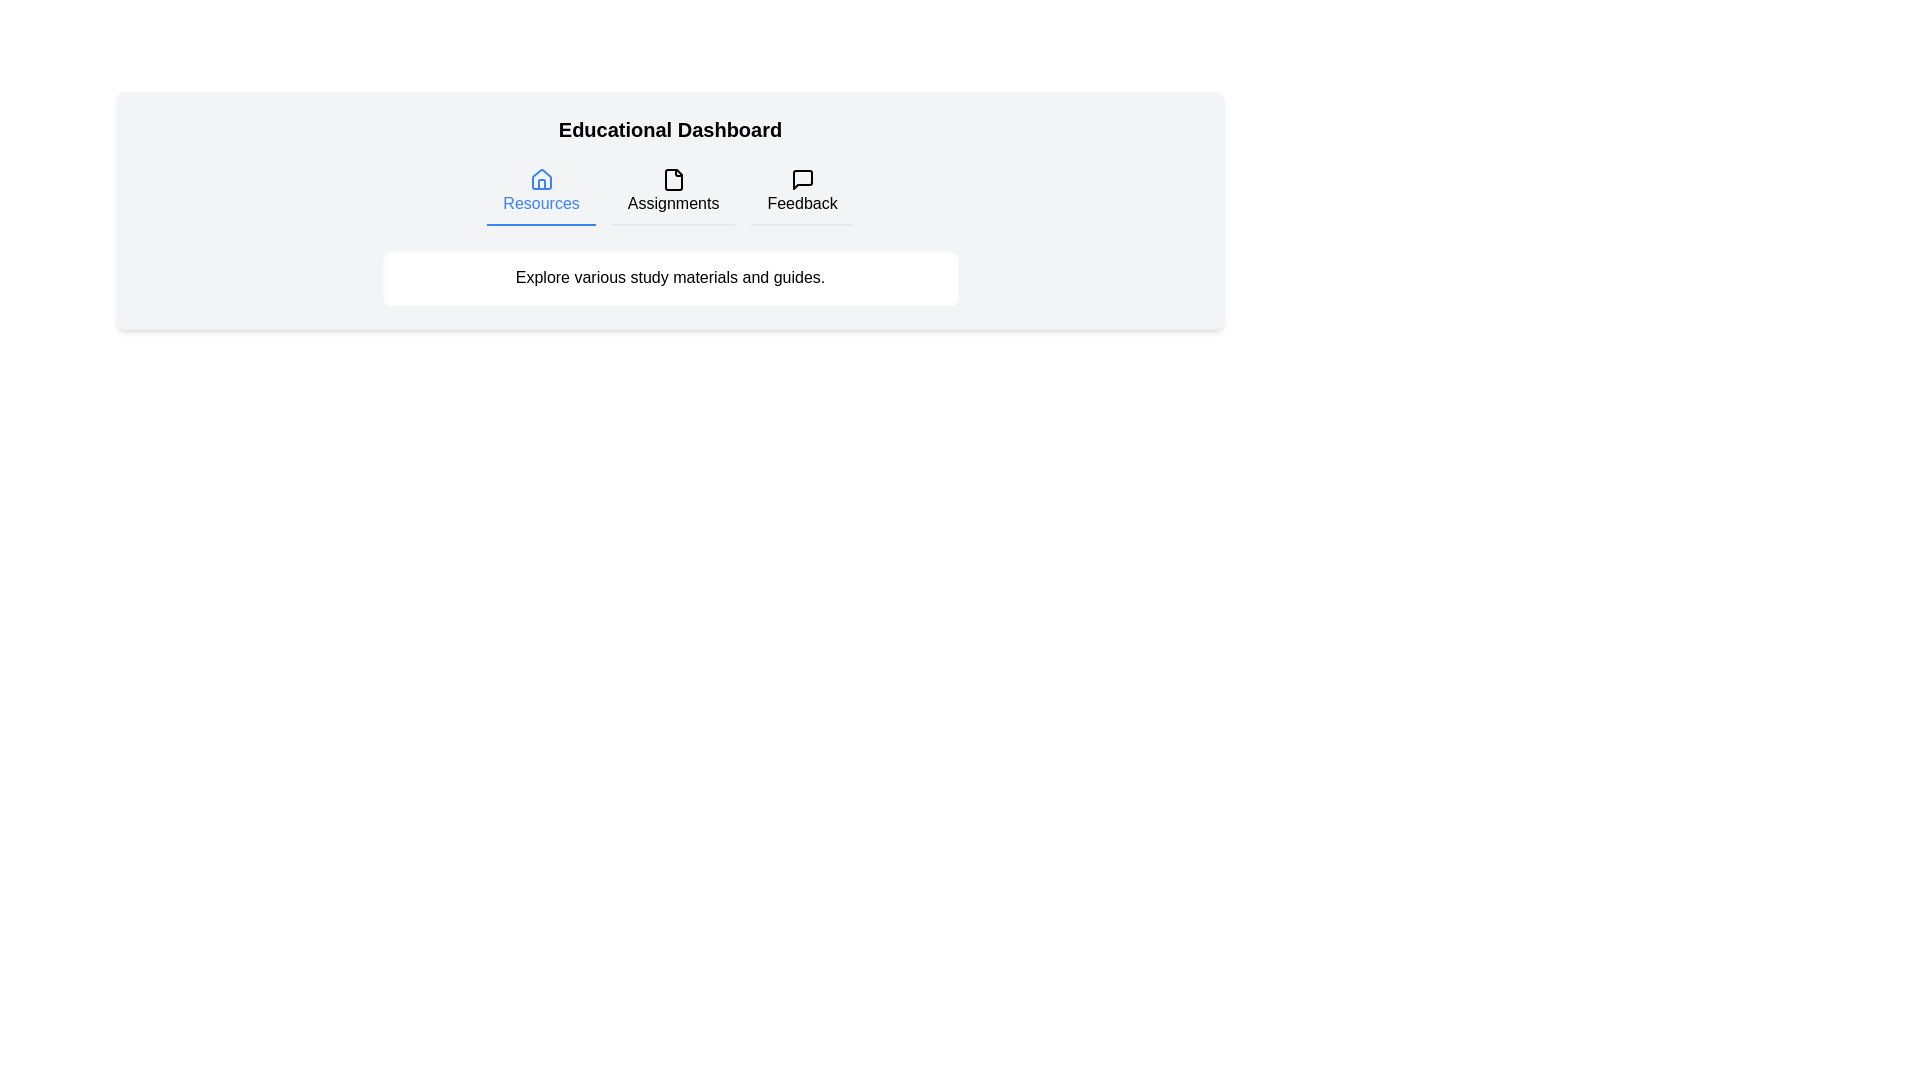  Describe the element at coordinates (802, 204) in the screenshot. I see `the 'Feedback' text label in the navigation section, which is associated with a speech bubble icon and is positioned to the right of 'Resources' and 'Assignments'` at that location.